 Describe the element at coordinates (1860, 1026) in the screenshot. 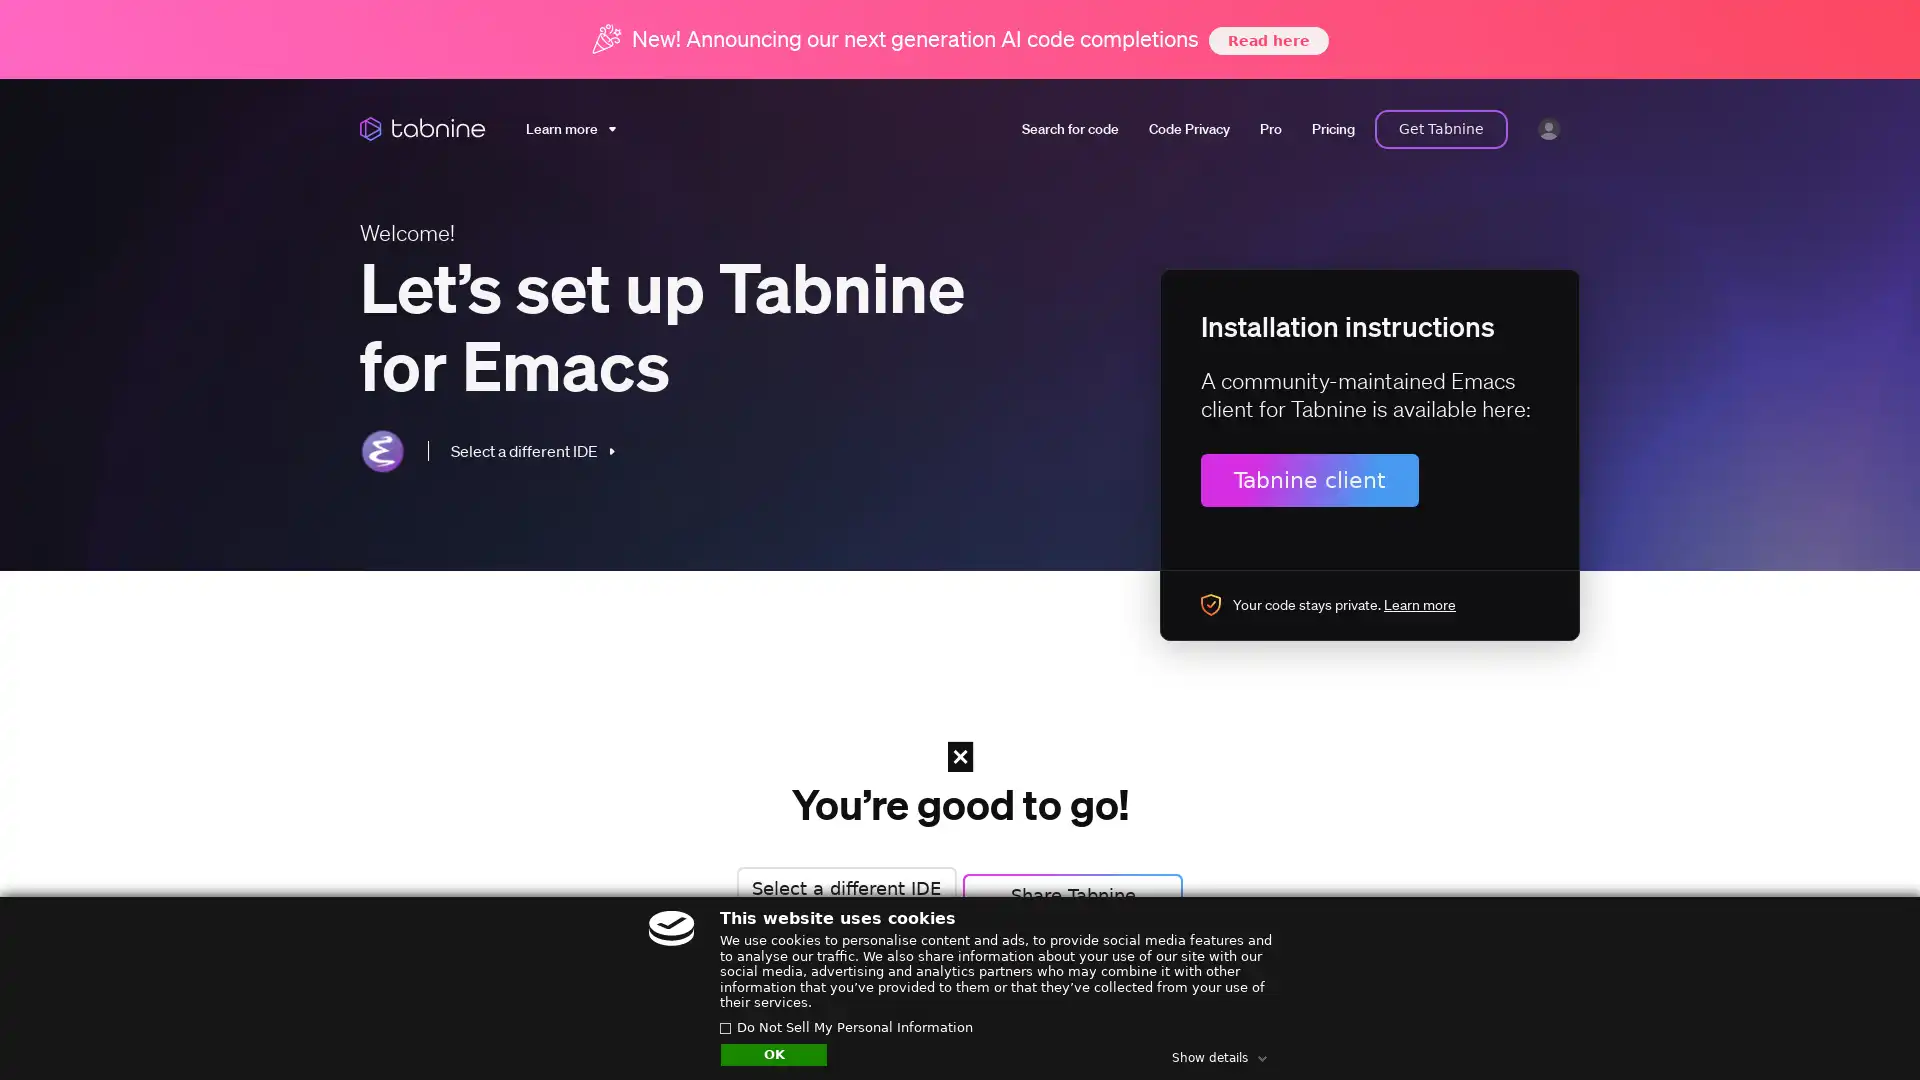

I see `Open` at that location.